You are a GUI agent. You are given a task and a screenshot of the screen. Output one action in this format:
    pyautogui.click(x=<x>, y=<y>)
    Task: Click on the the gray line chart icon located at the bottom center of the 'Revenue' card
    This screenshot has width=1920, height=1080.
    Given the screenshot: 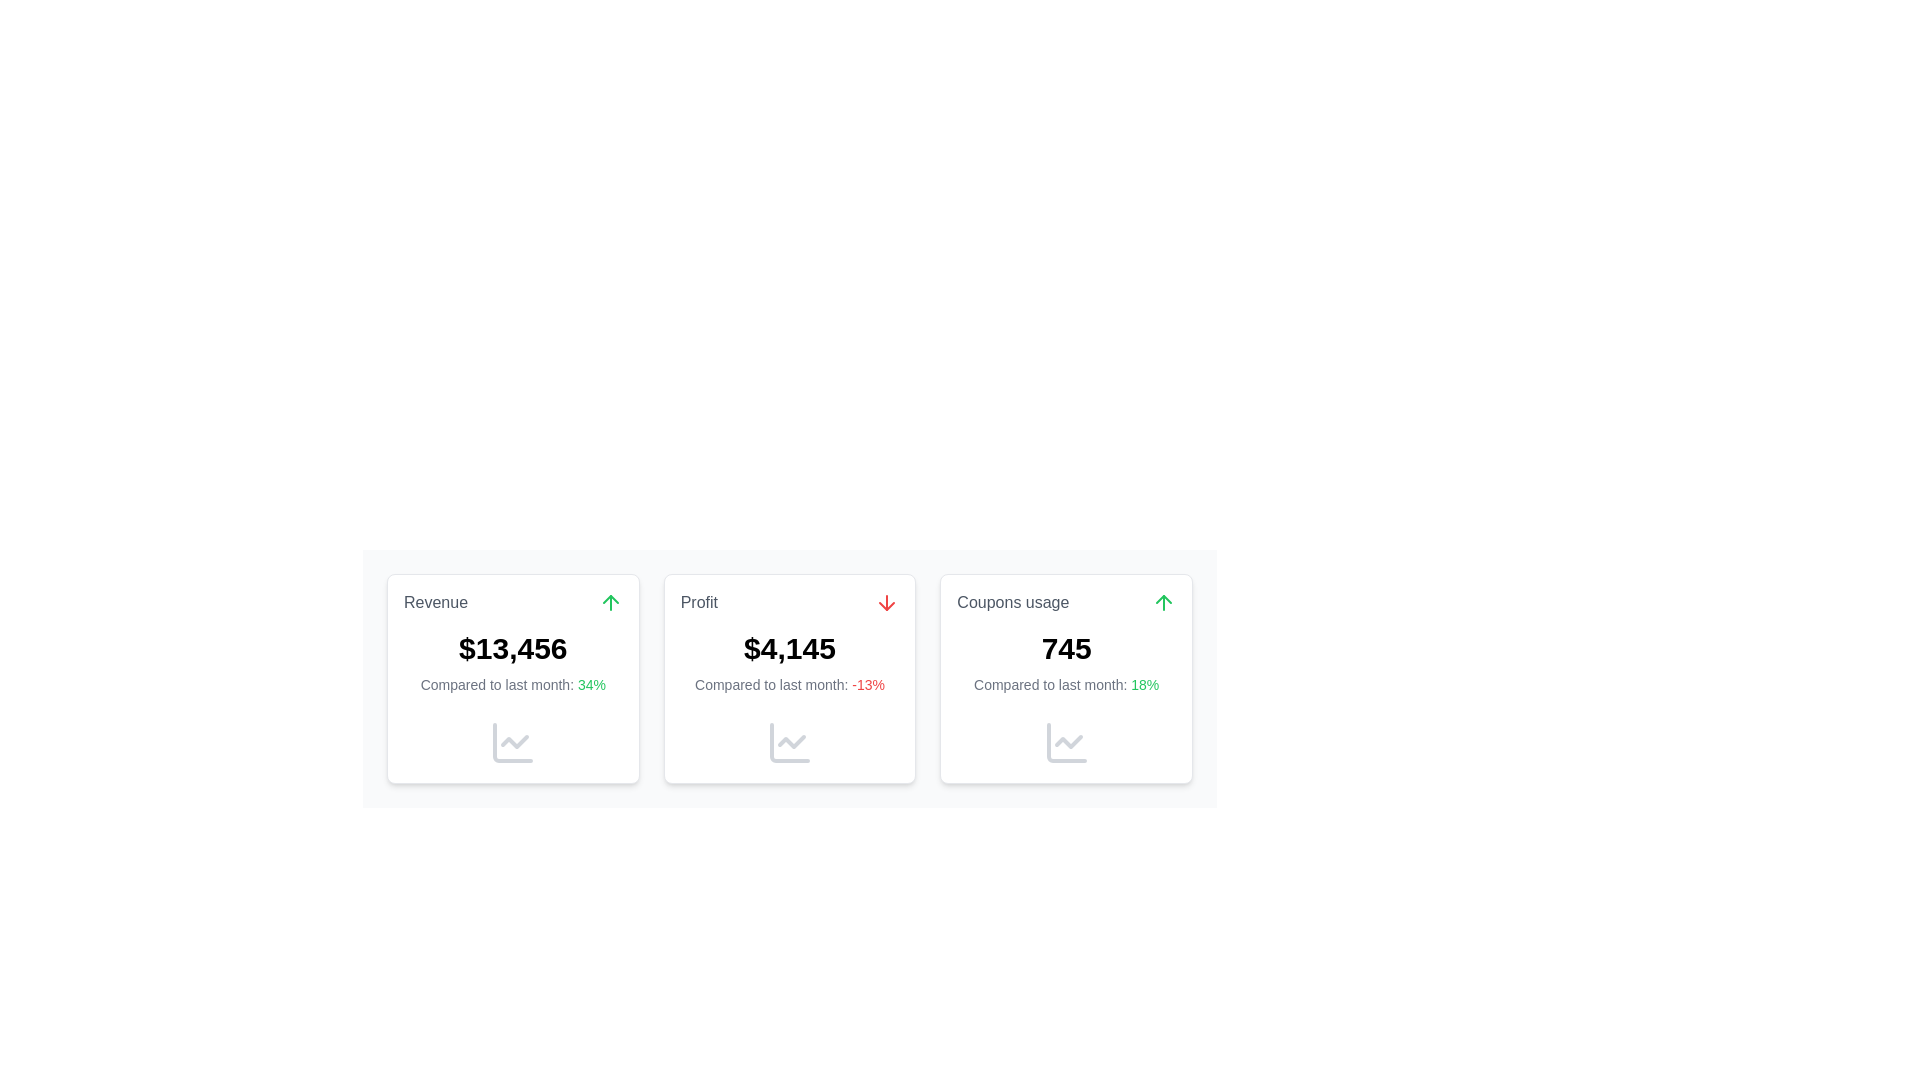 What is the action you would take?
    pyautogui.click(x=513, y=743)
    